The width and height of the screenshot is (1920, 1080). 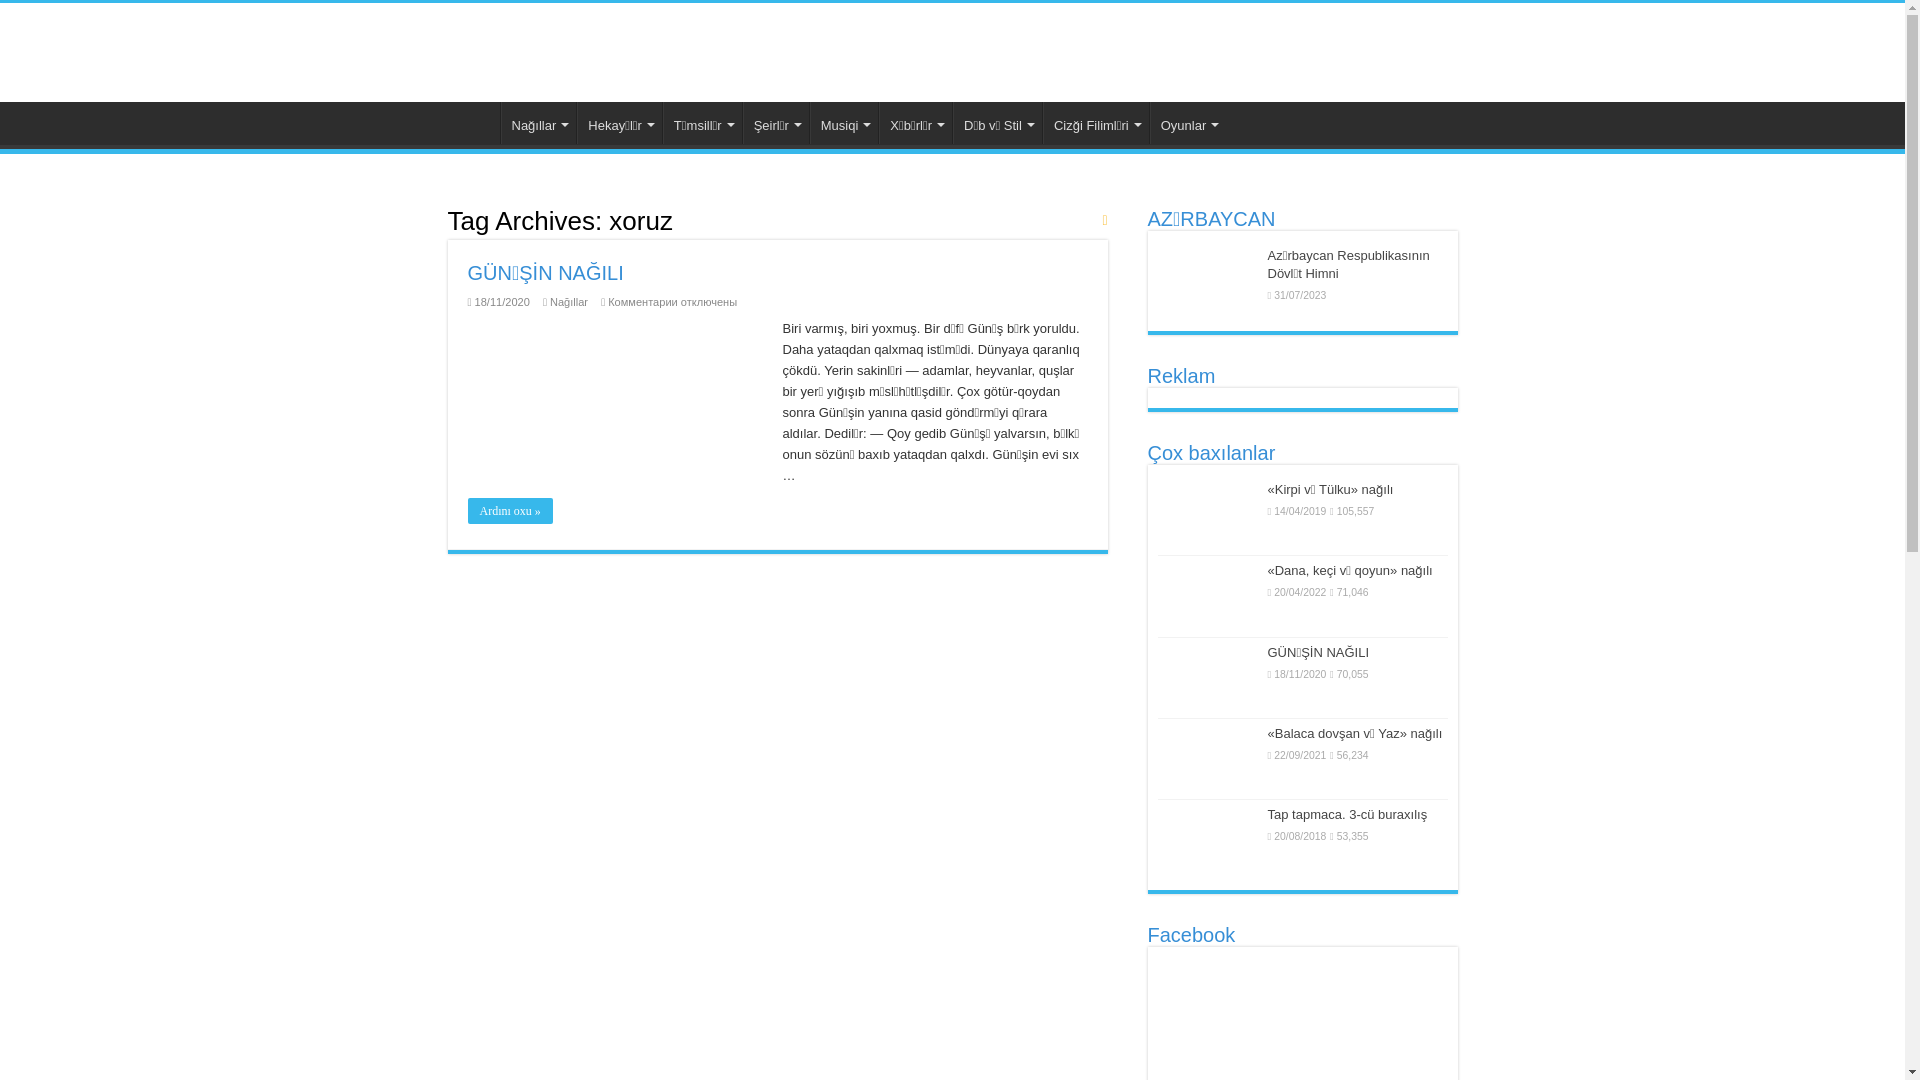 What do you see at coordinates (1103, 219) in the screenshot?
I see `'Feed Subscription'` at bounding box center [1103, 219].